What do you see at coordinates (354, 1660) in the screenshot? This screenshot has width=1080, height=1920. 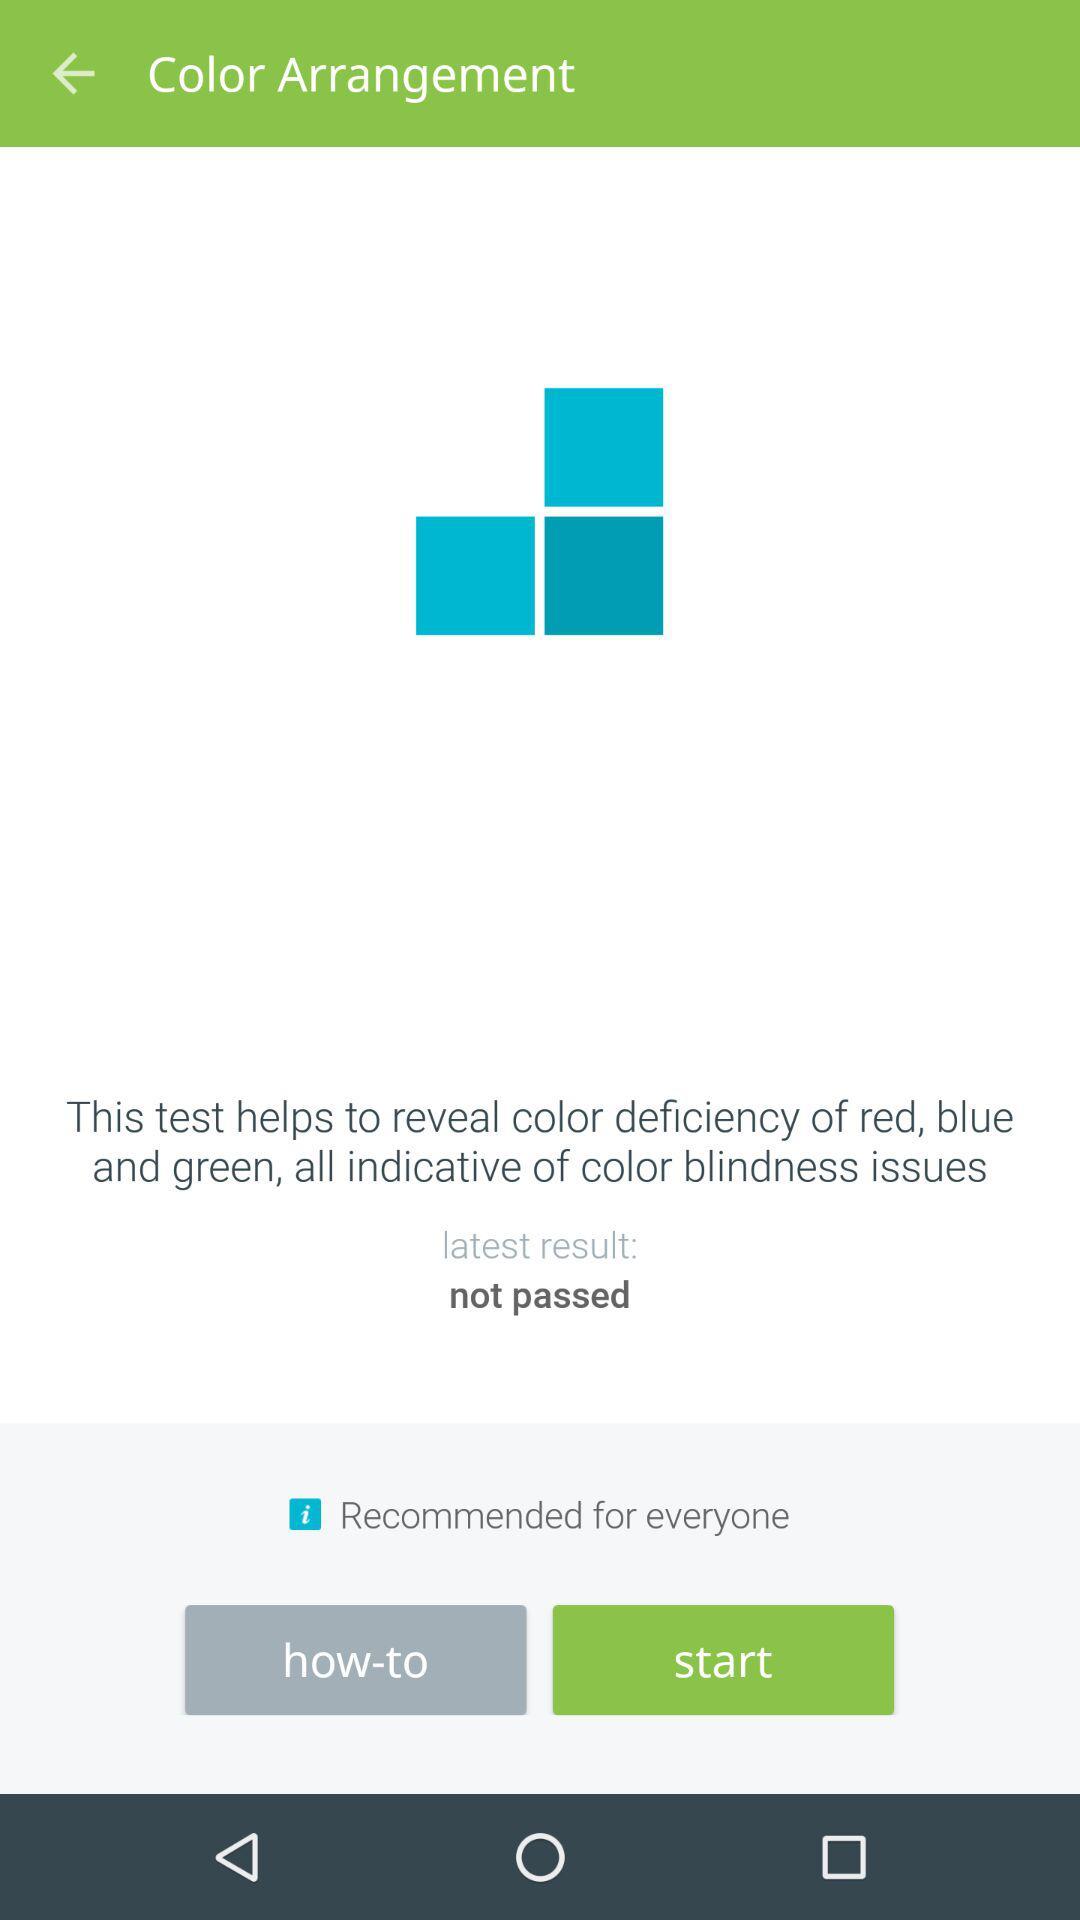 I see `the icon below the recommended for everyone item` at bounding box center [354, 1660].